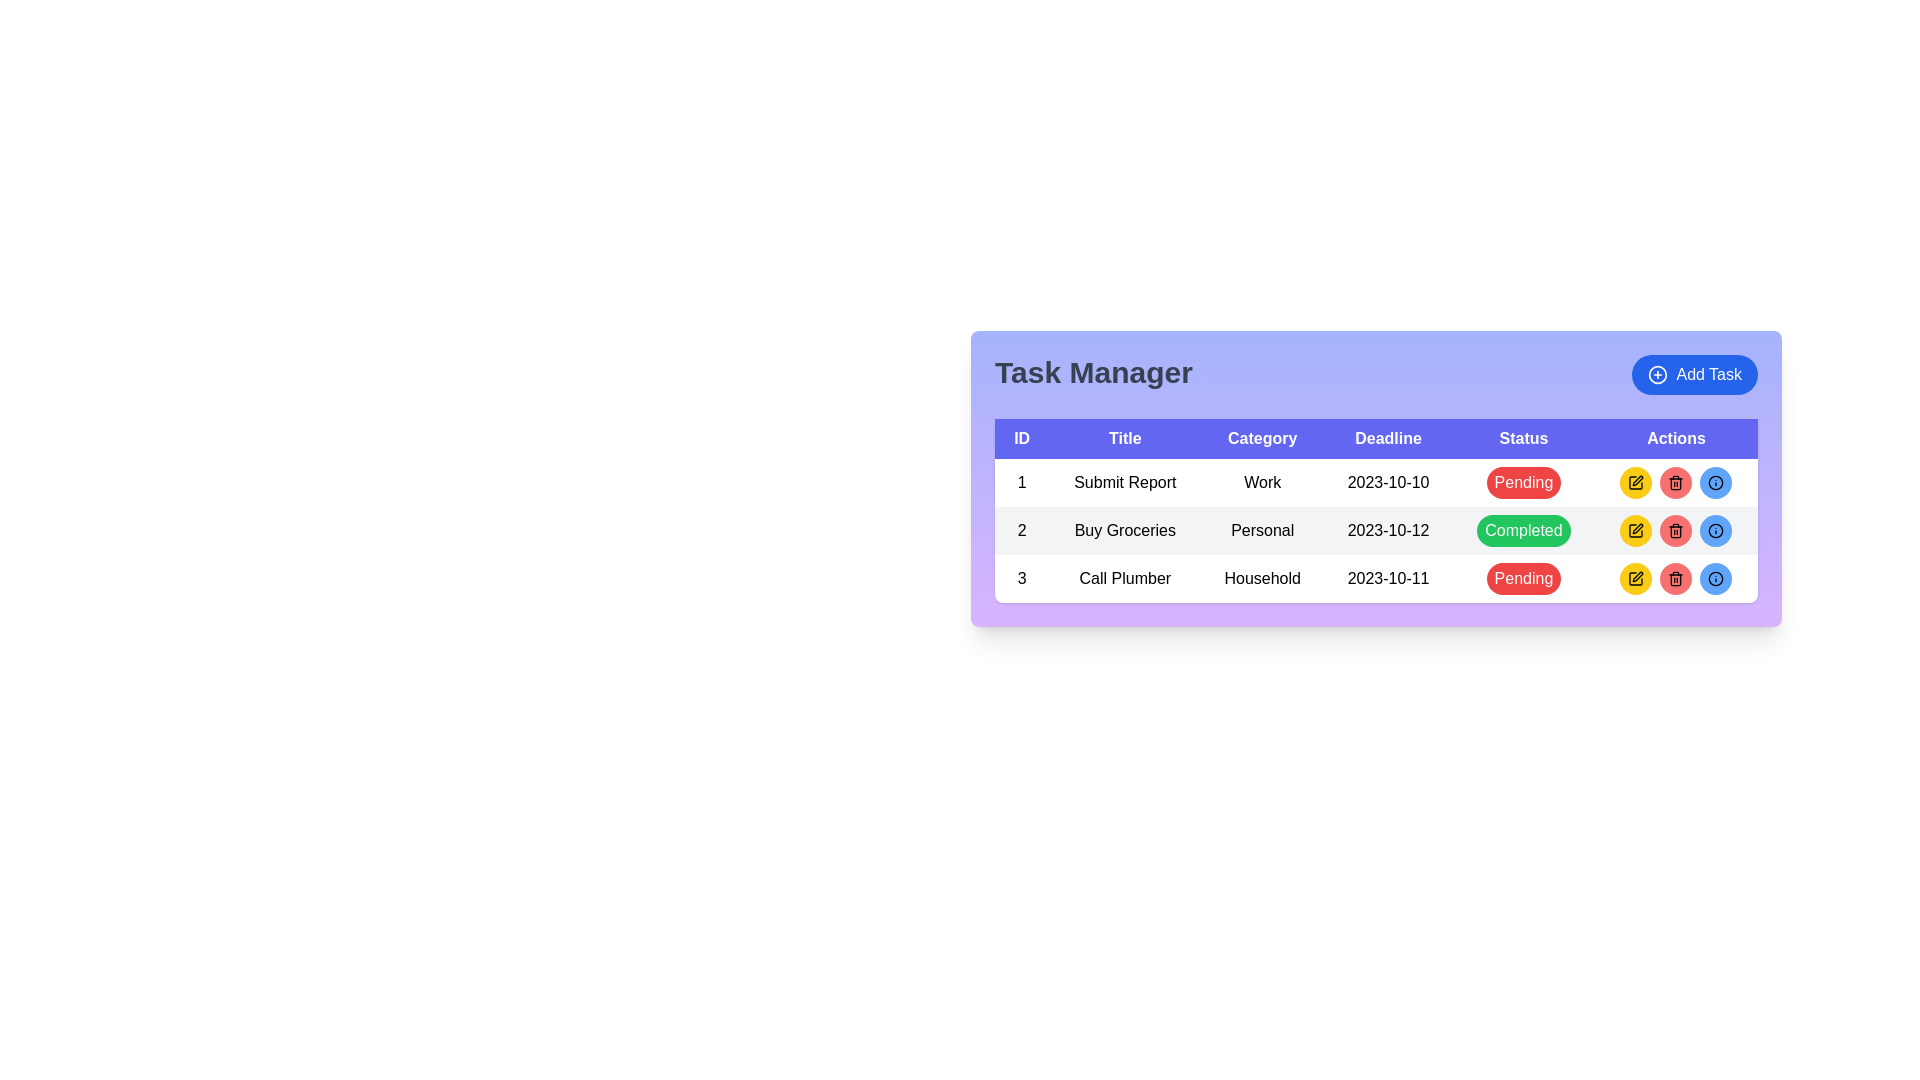  Describe the element at coordinates (1715, 530) in the screenshot. I see `the information icon button with a blue background and white 'i' in the center, located in the 'Actions' column of the 'Call Plumber' task row` at that location.